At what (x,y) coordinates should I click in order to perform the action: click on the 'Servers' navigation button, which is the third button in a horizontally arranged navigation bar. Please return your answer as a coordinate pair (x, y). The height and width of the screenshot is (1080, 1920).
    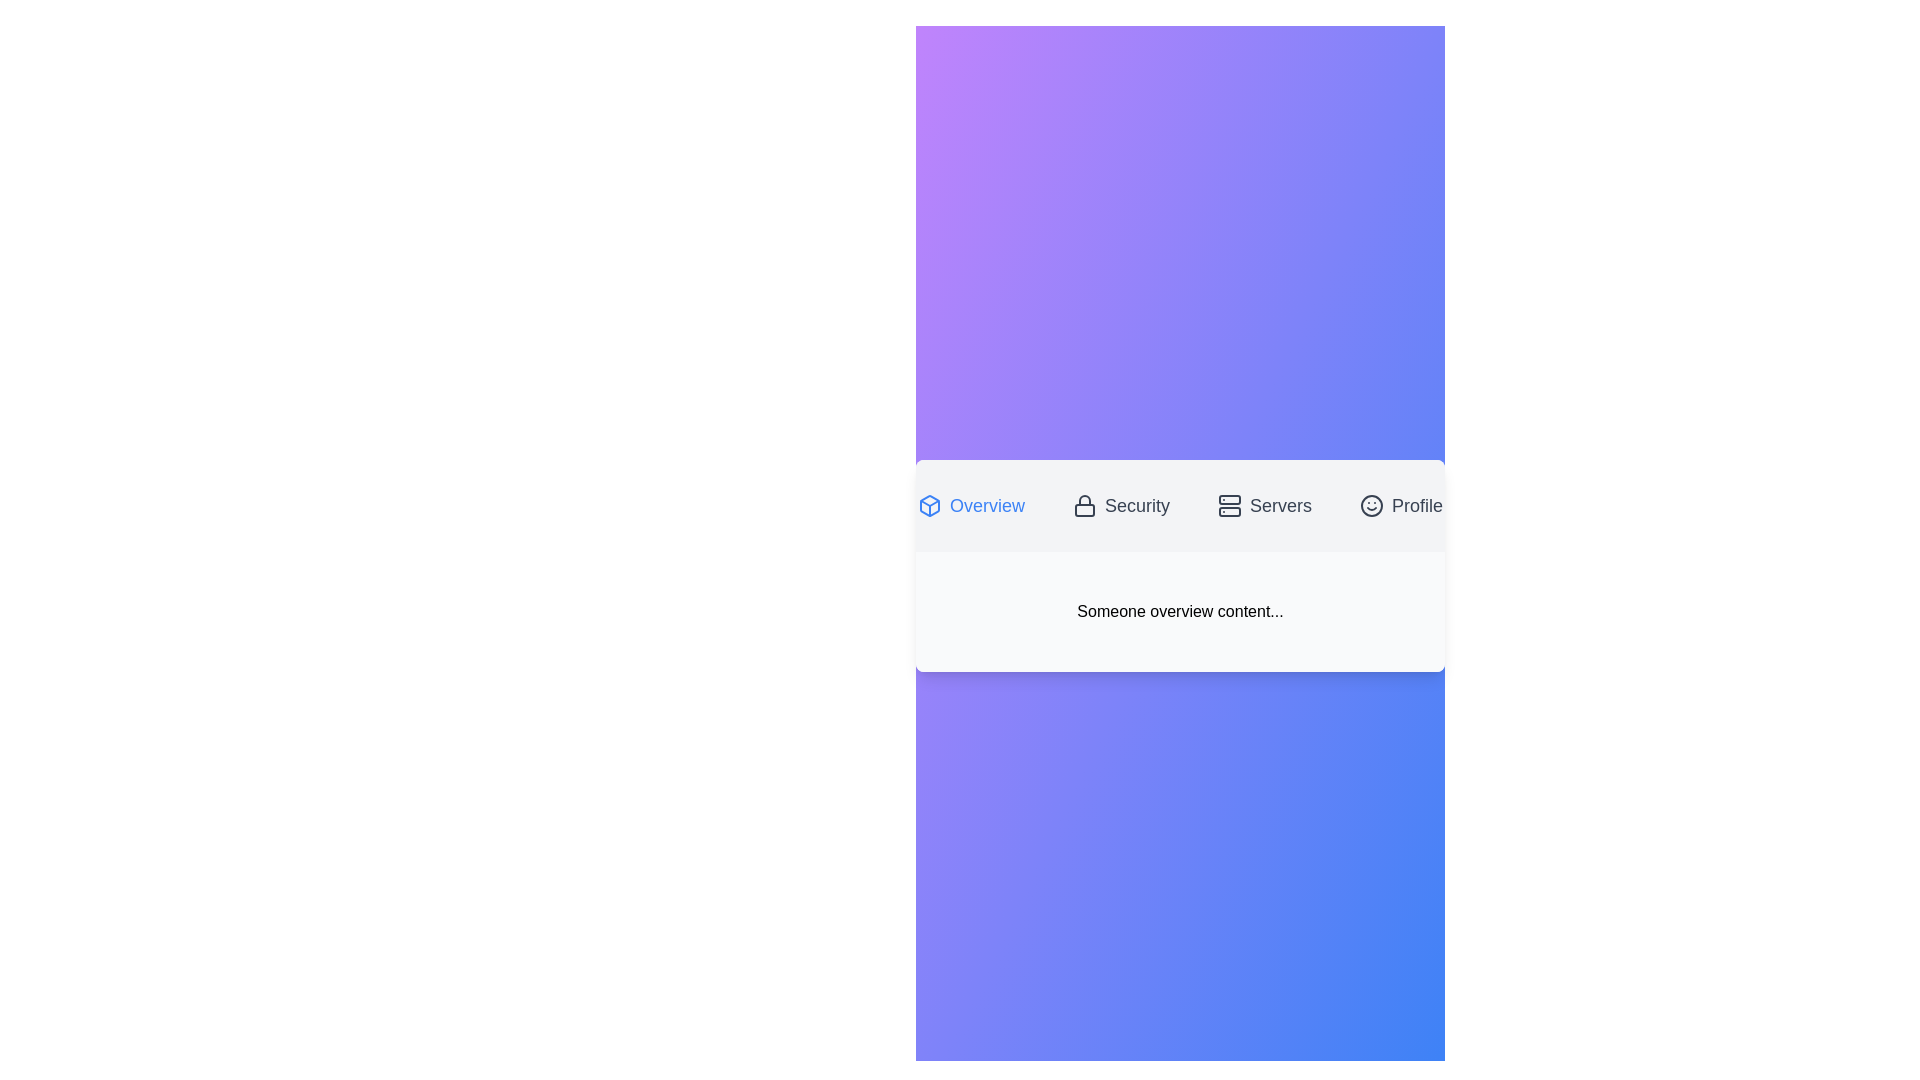
    Looking at the image, I should click on (1264, 504).